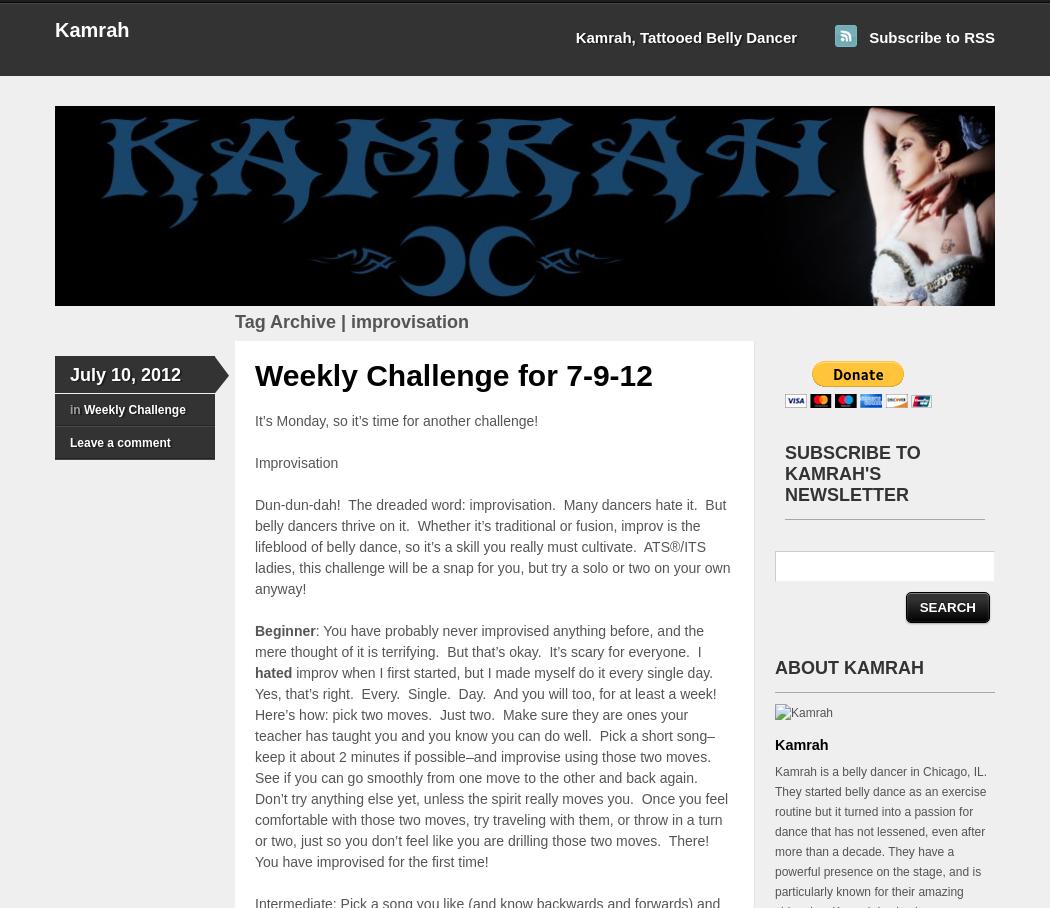 Image resolution: width=1050 pixels, height=908 pixels. I want to click on 'Weekly Challenge for 7-9-12', so click(453, 375).